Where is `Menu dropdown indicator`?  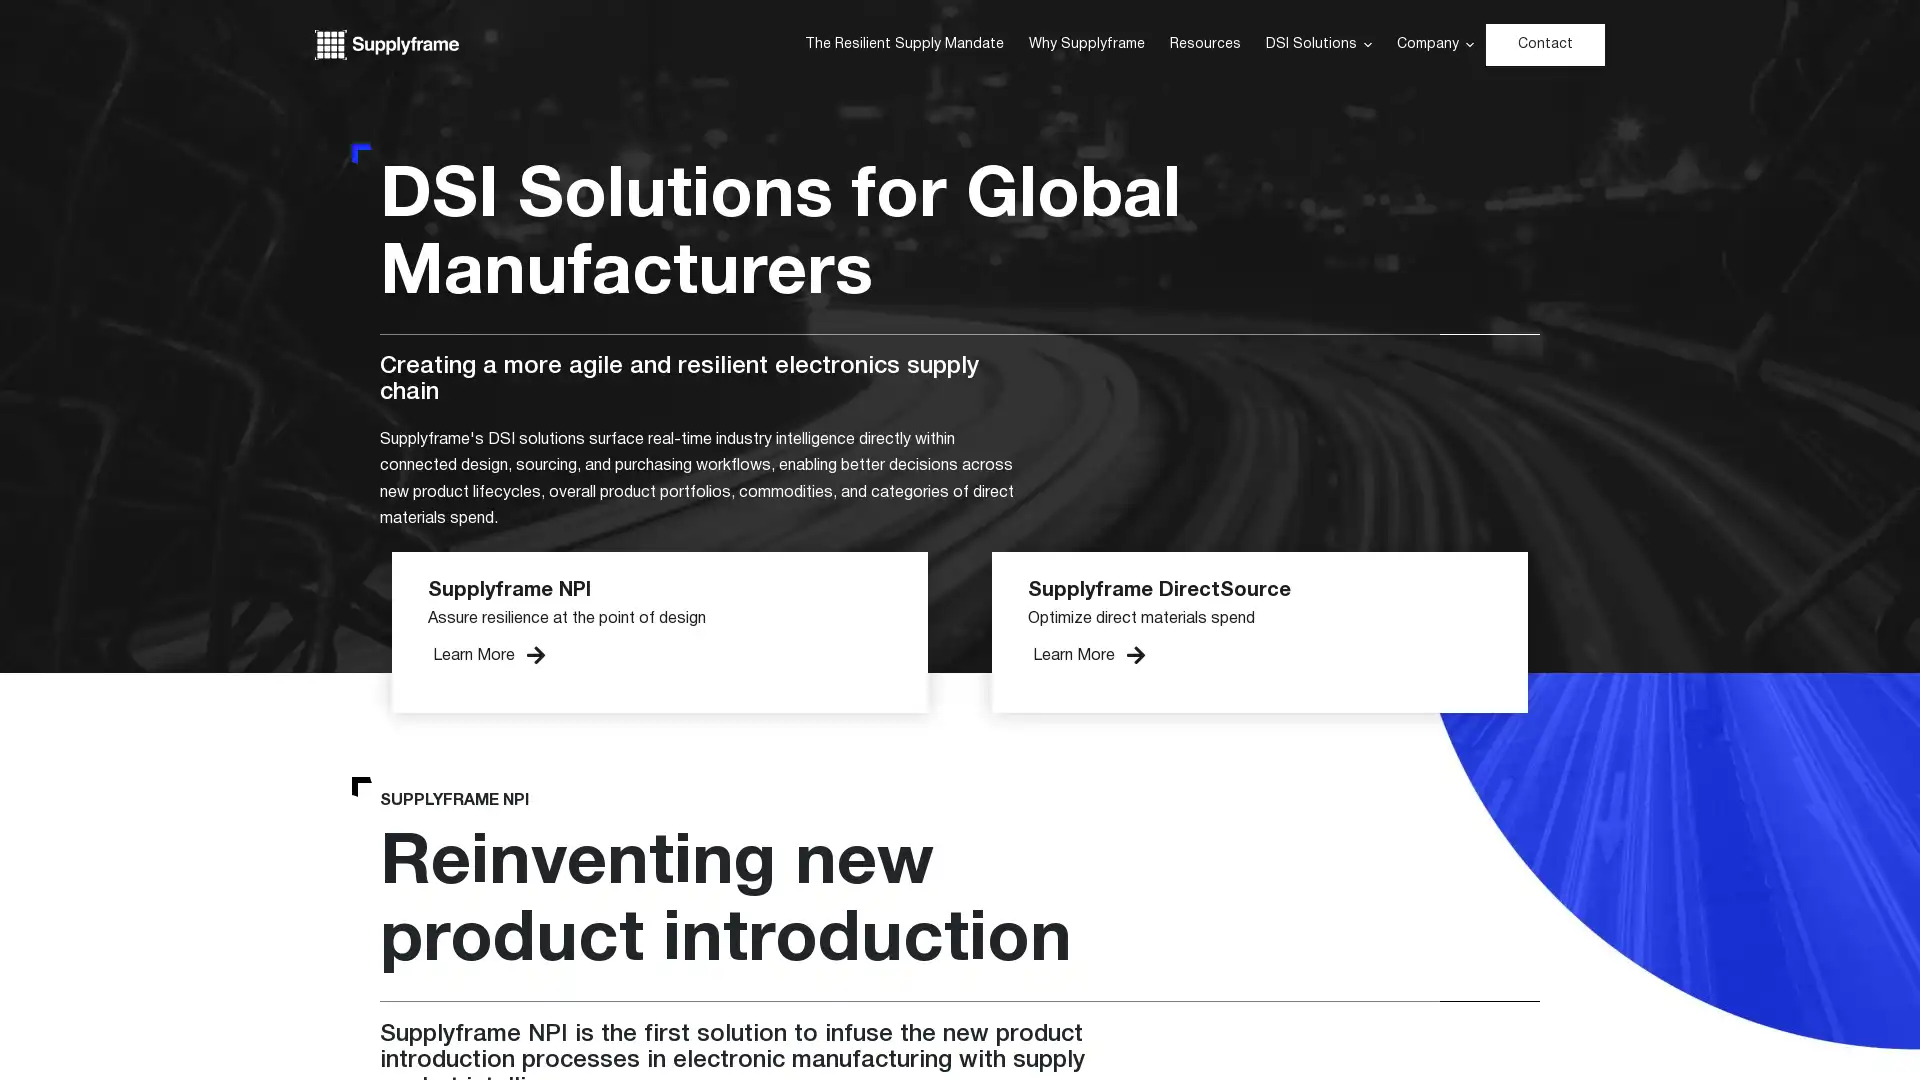
Menu dropdown indicator is located at coordinates (1366, 45).